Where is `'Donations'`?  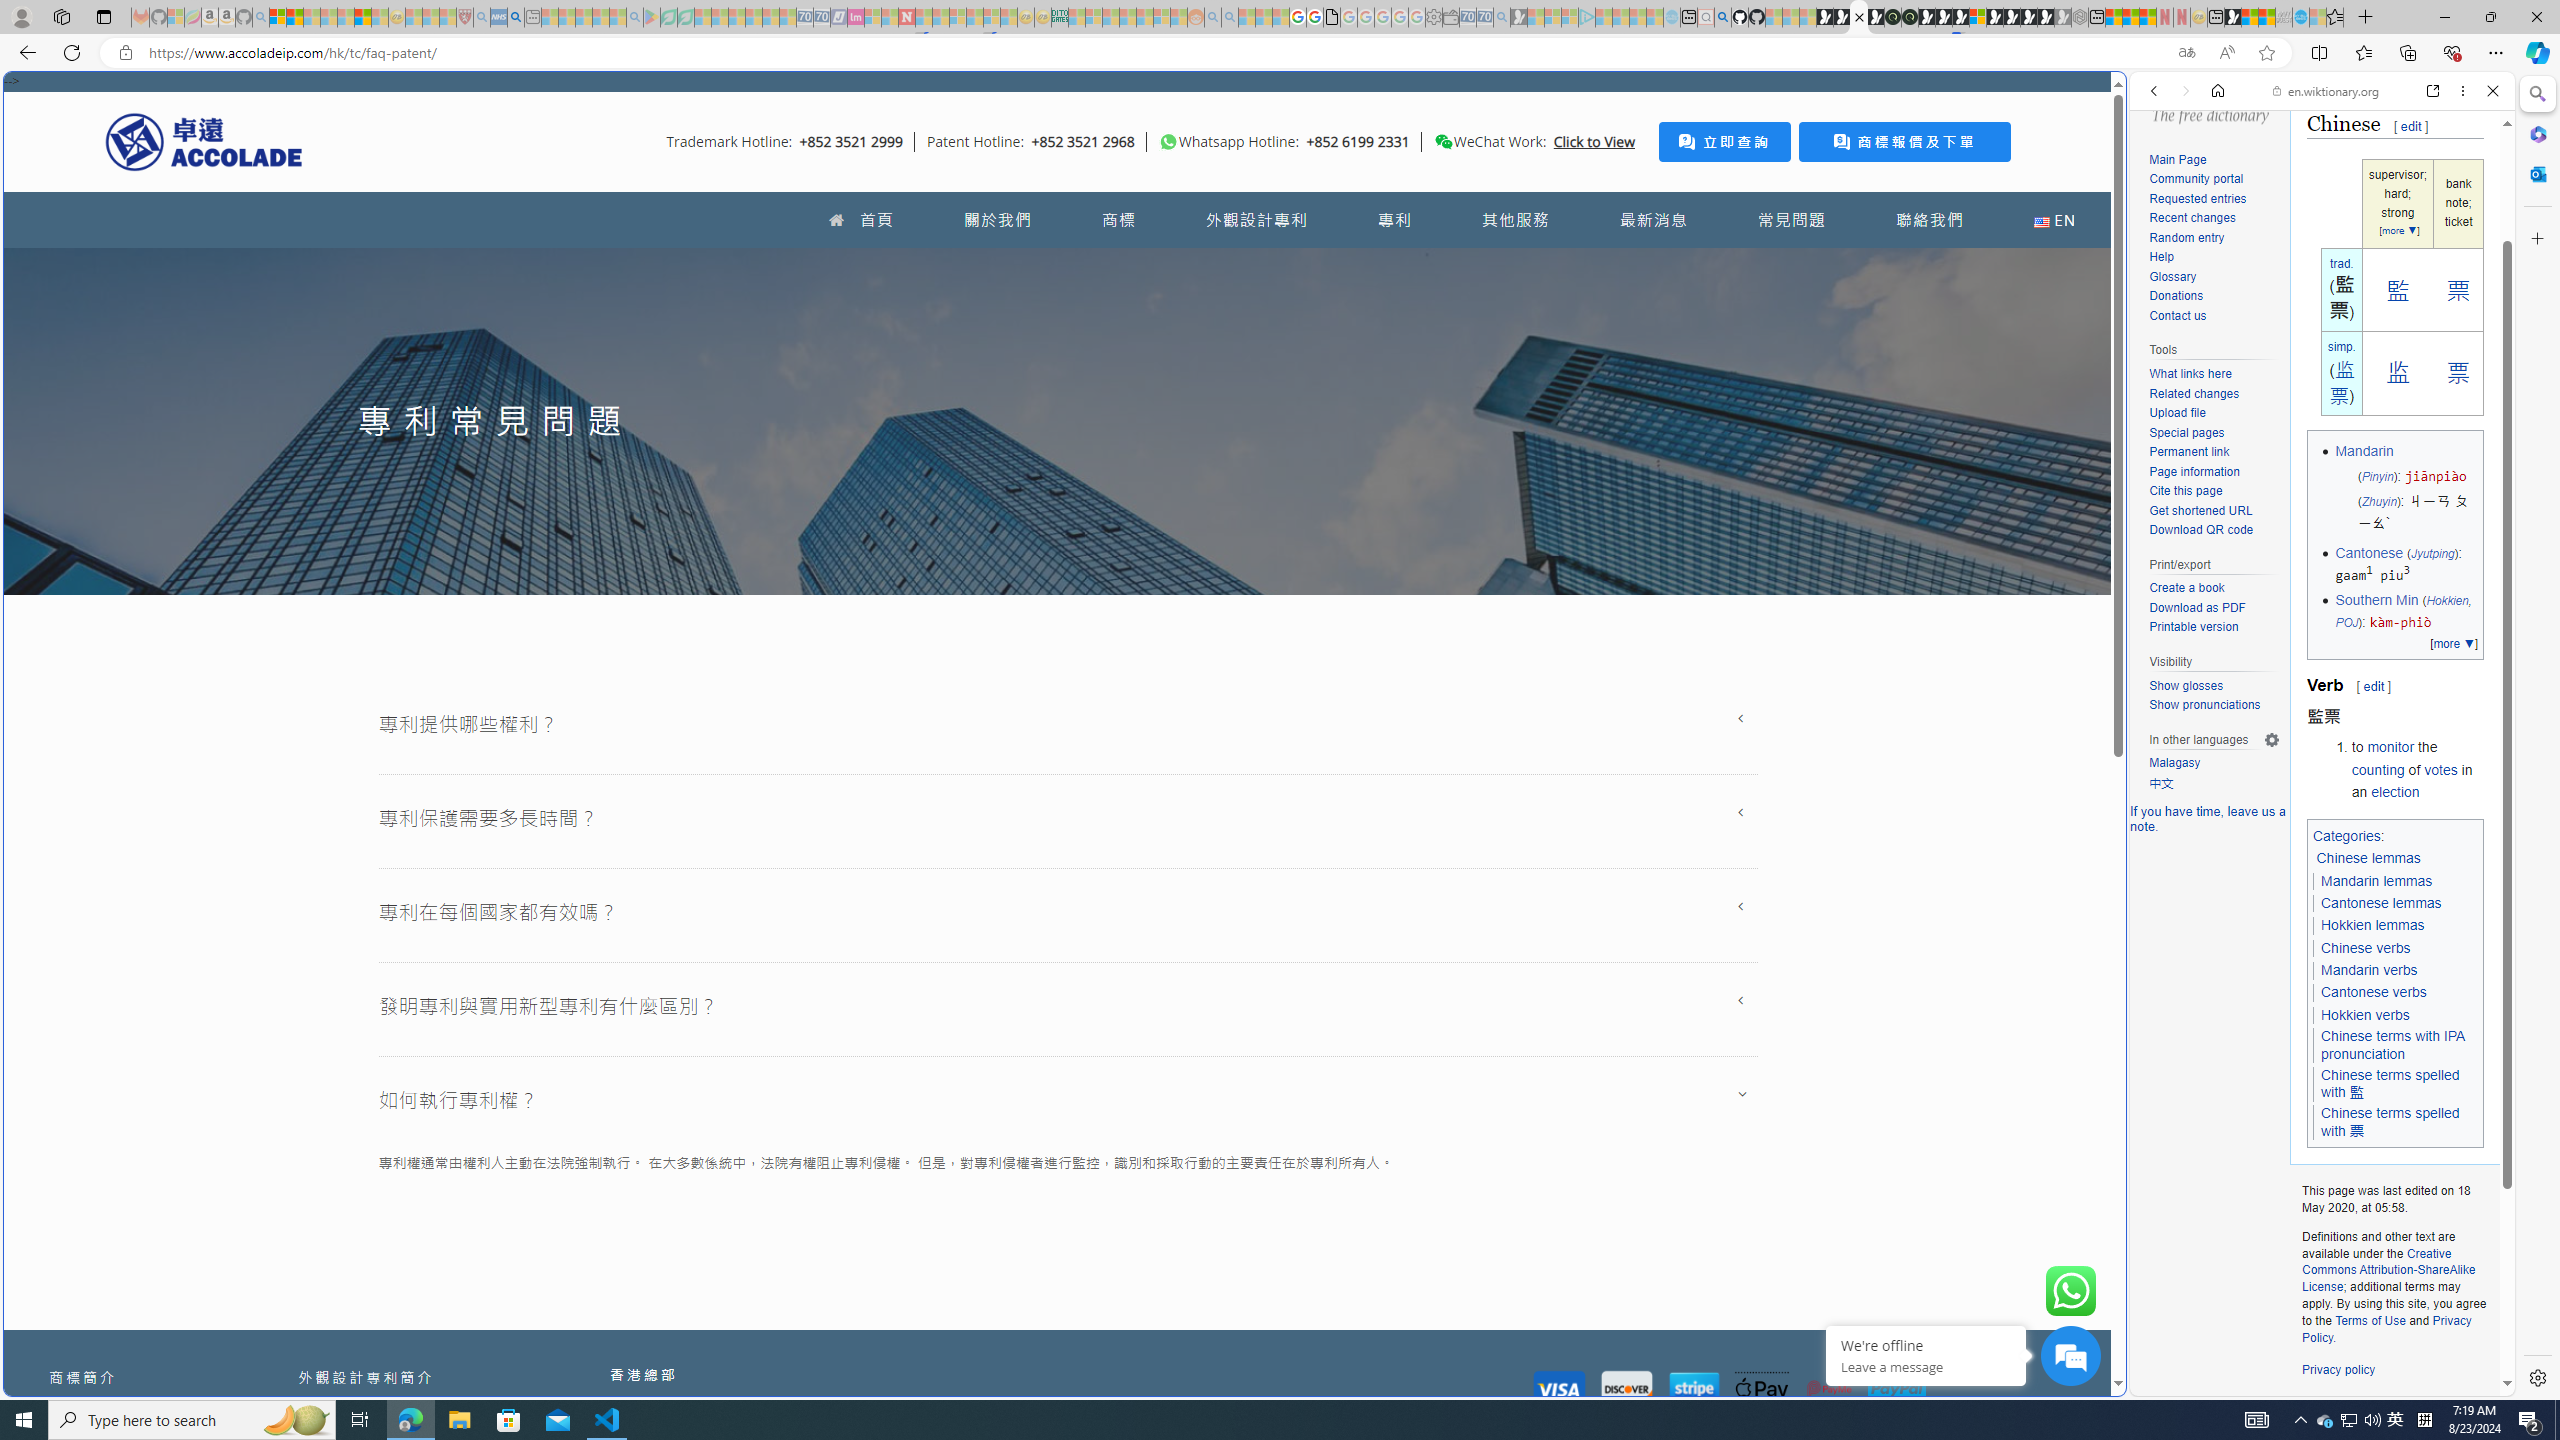 'Donations' is located at coordinates (2213, 295).